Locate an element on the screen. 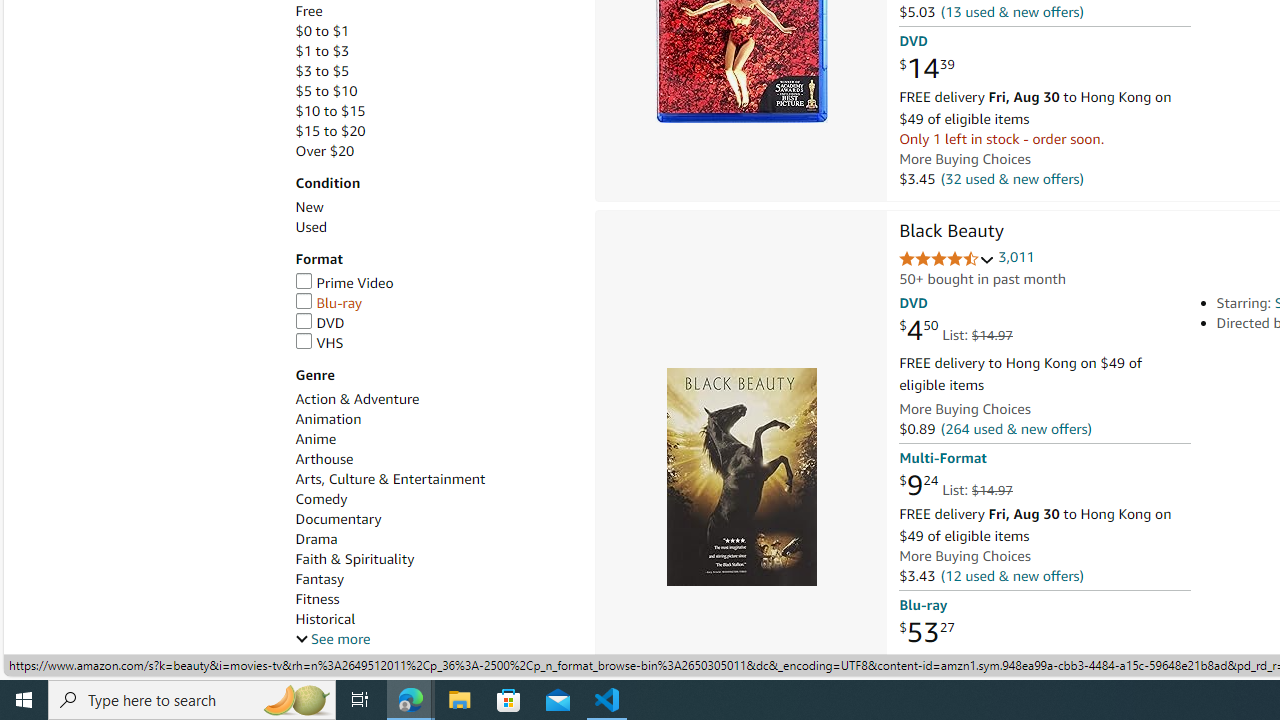 This screenshot has height=720, width=1280. 'DVD' is located at coordinates (320, 321).